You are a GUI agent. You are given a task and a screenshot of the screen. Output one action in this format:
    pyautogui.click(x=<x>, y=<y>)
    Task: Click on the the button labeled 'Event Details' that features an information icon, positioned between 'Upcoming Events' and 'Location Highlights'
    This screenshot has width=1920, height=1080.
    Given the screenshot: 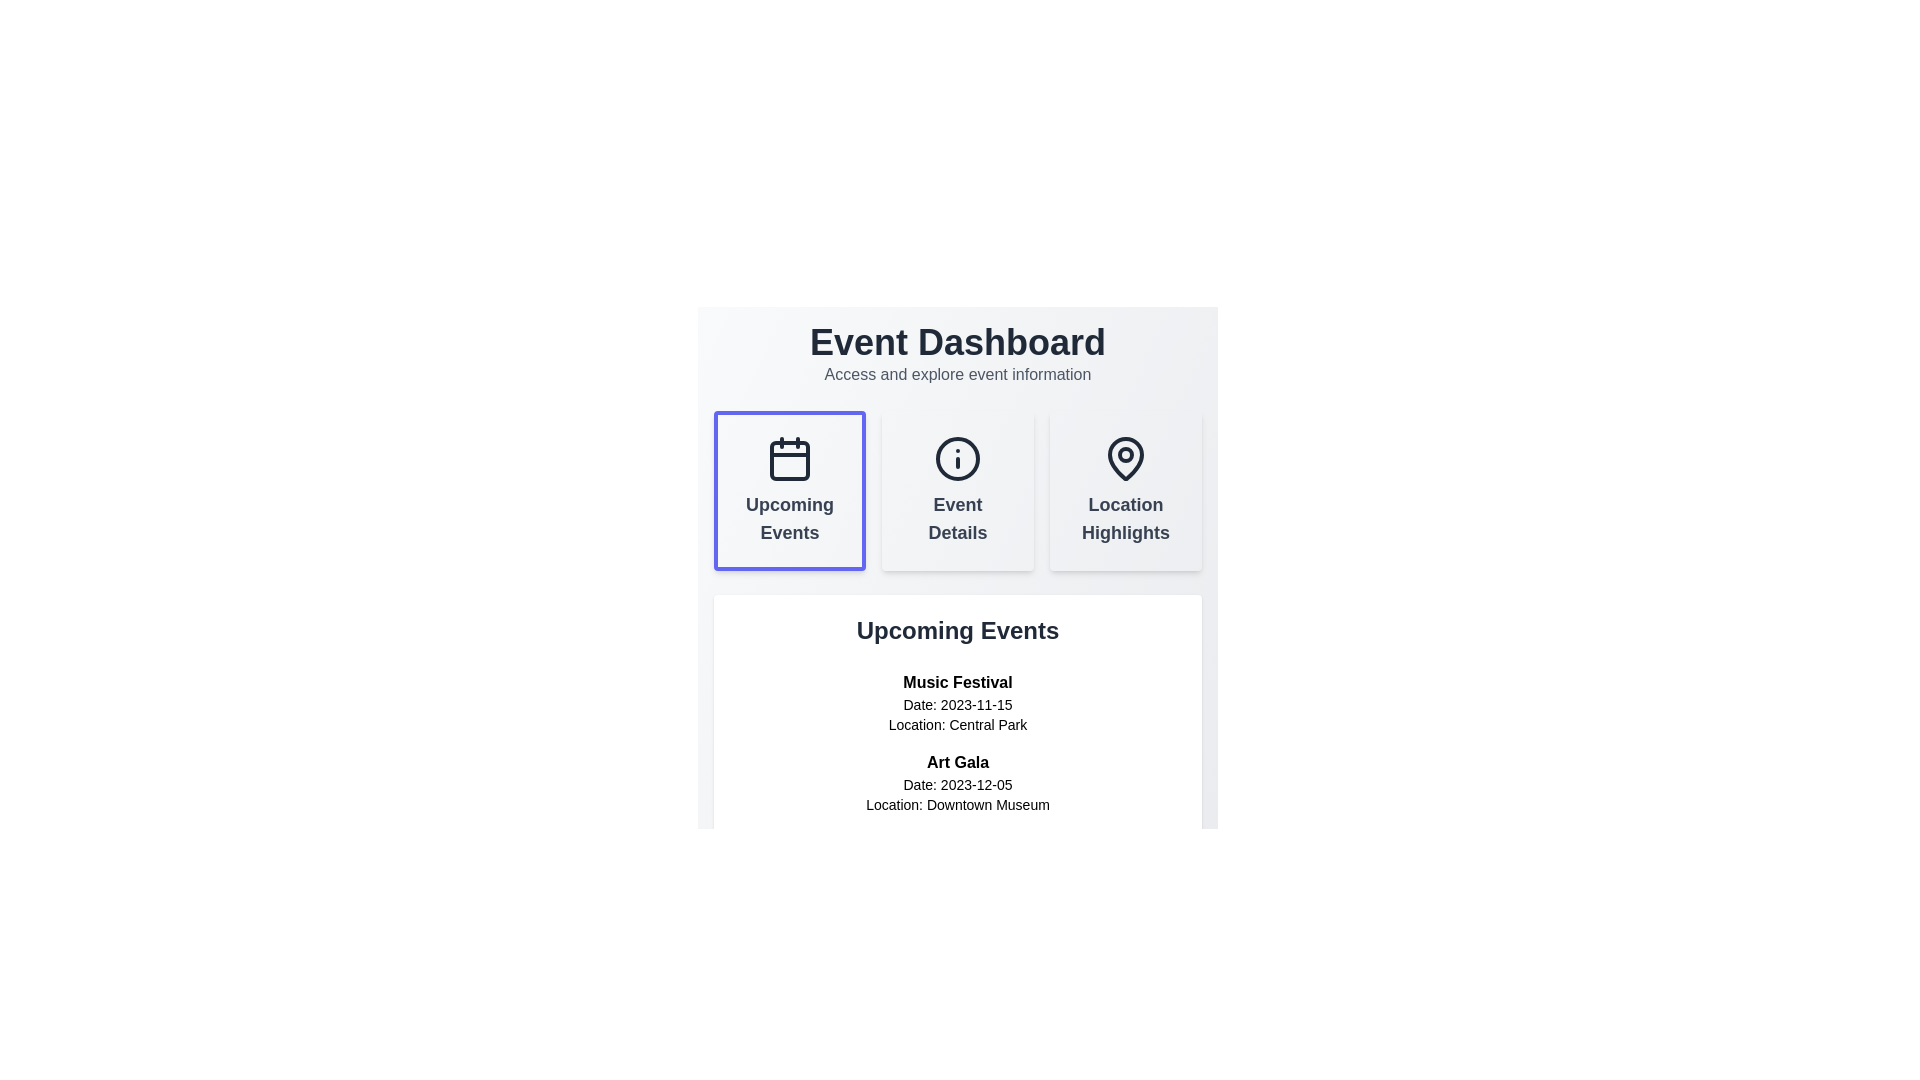 What is the action you would take?
    pyautogui.click(x=957, y=490)
    